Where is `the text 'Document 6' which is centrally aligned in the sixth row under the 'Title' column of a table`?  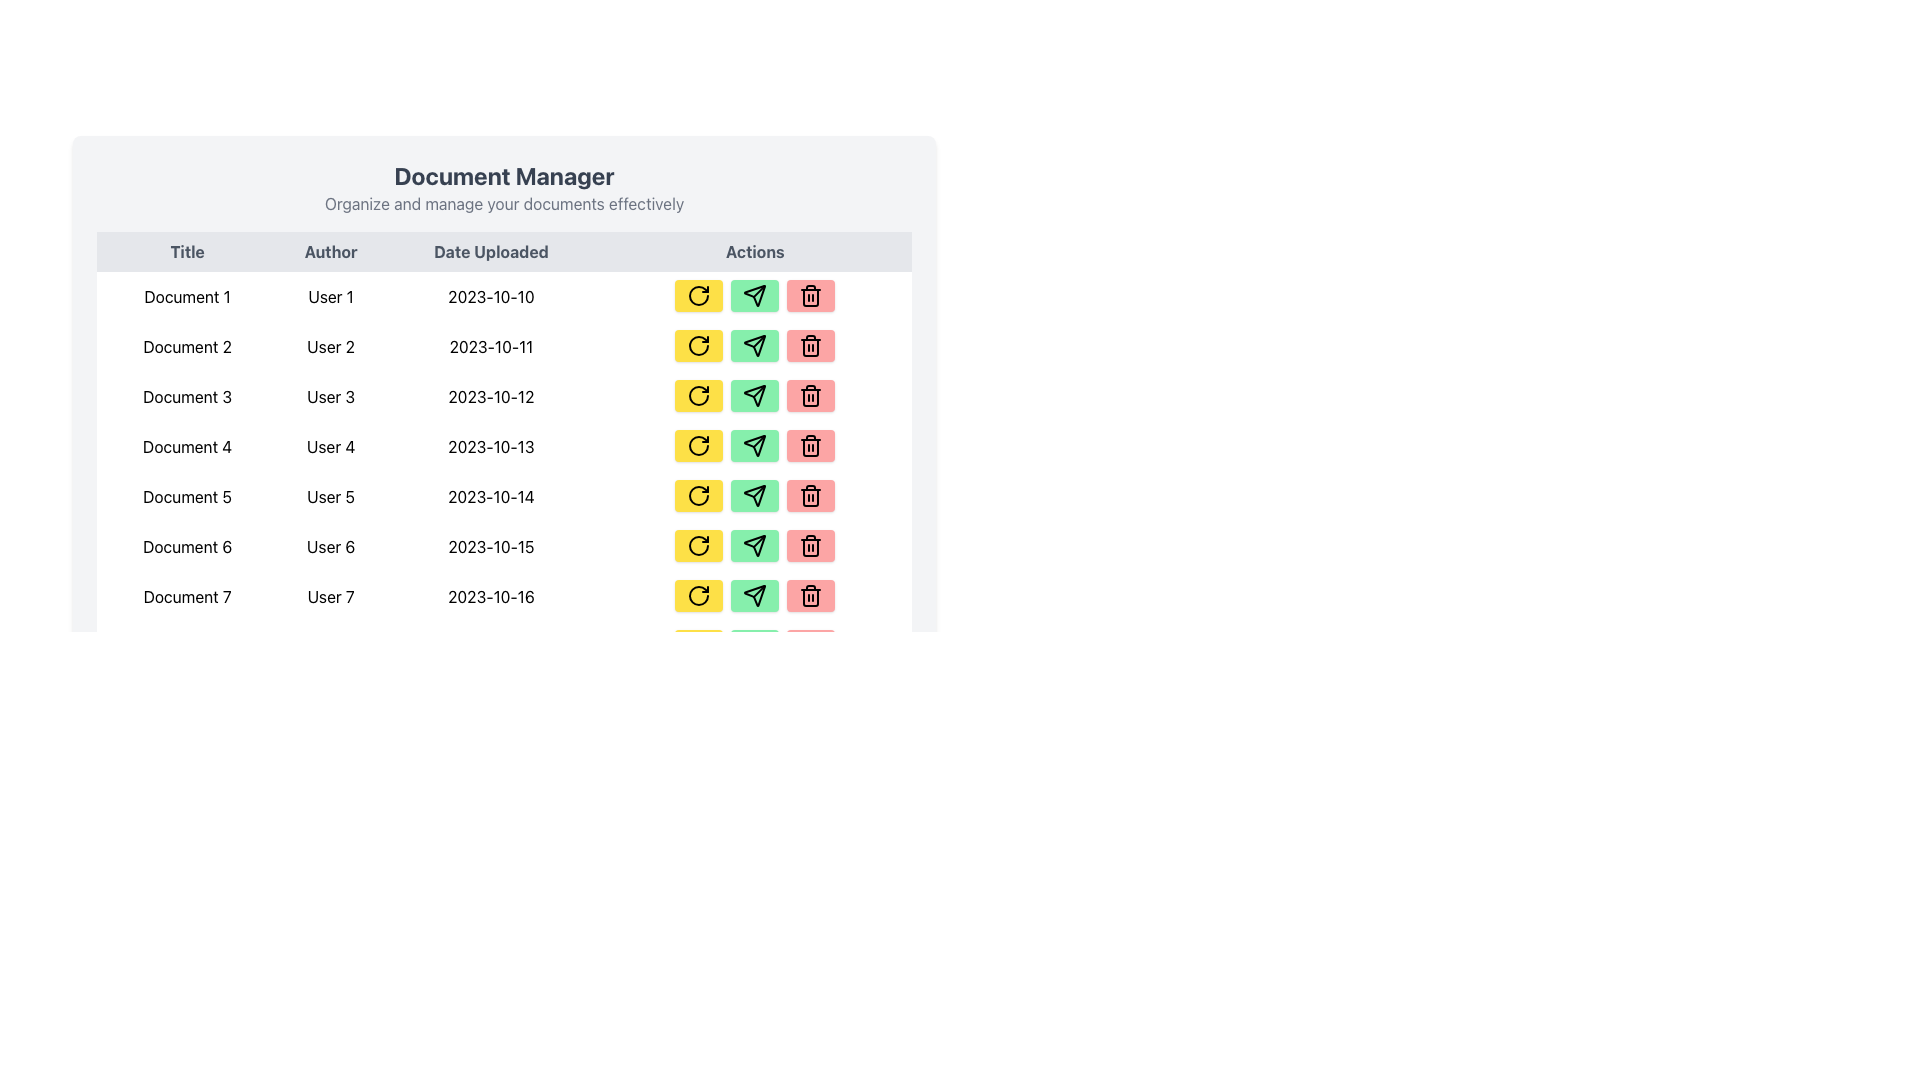
the text 'Document 6' which is centrally aligned in the sixth row under the 'Title' column of a table is located at coordinates (187, 547).